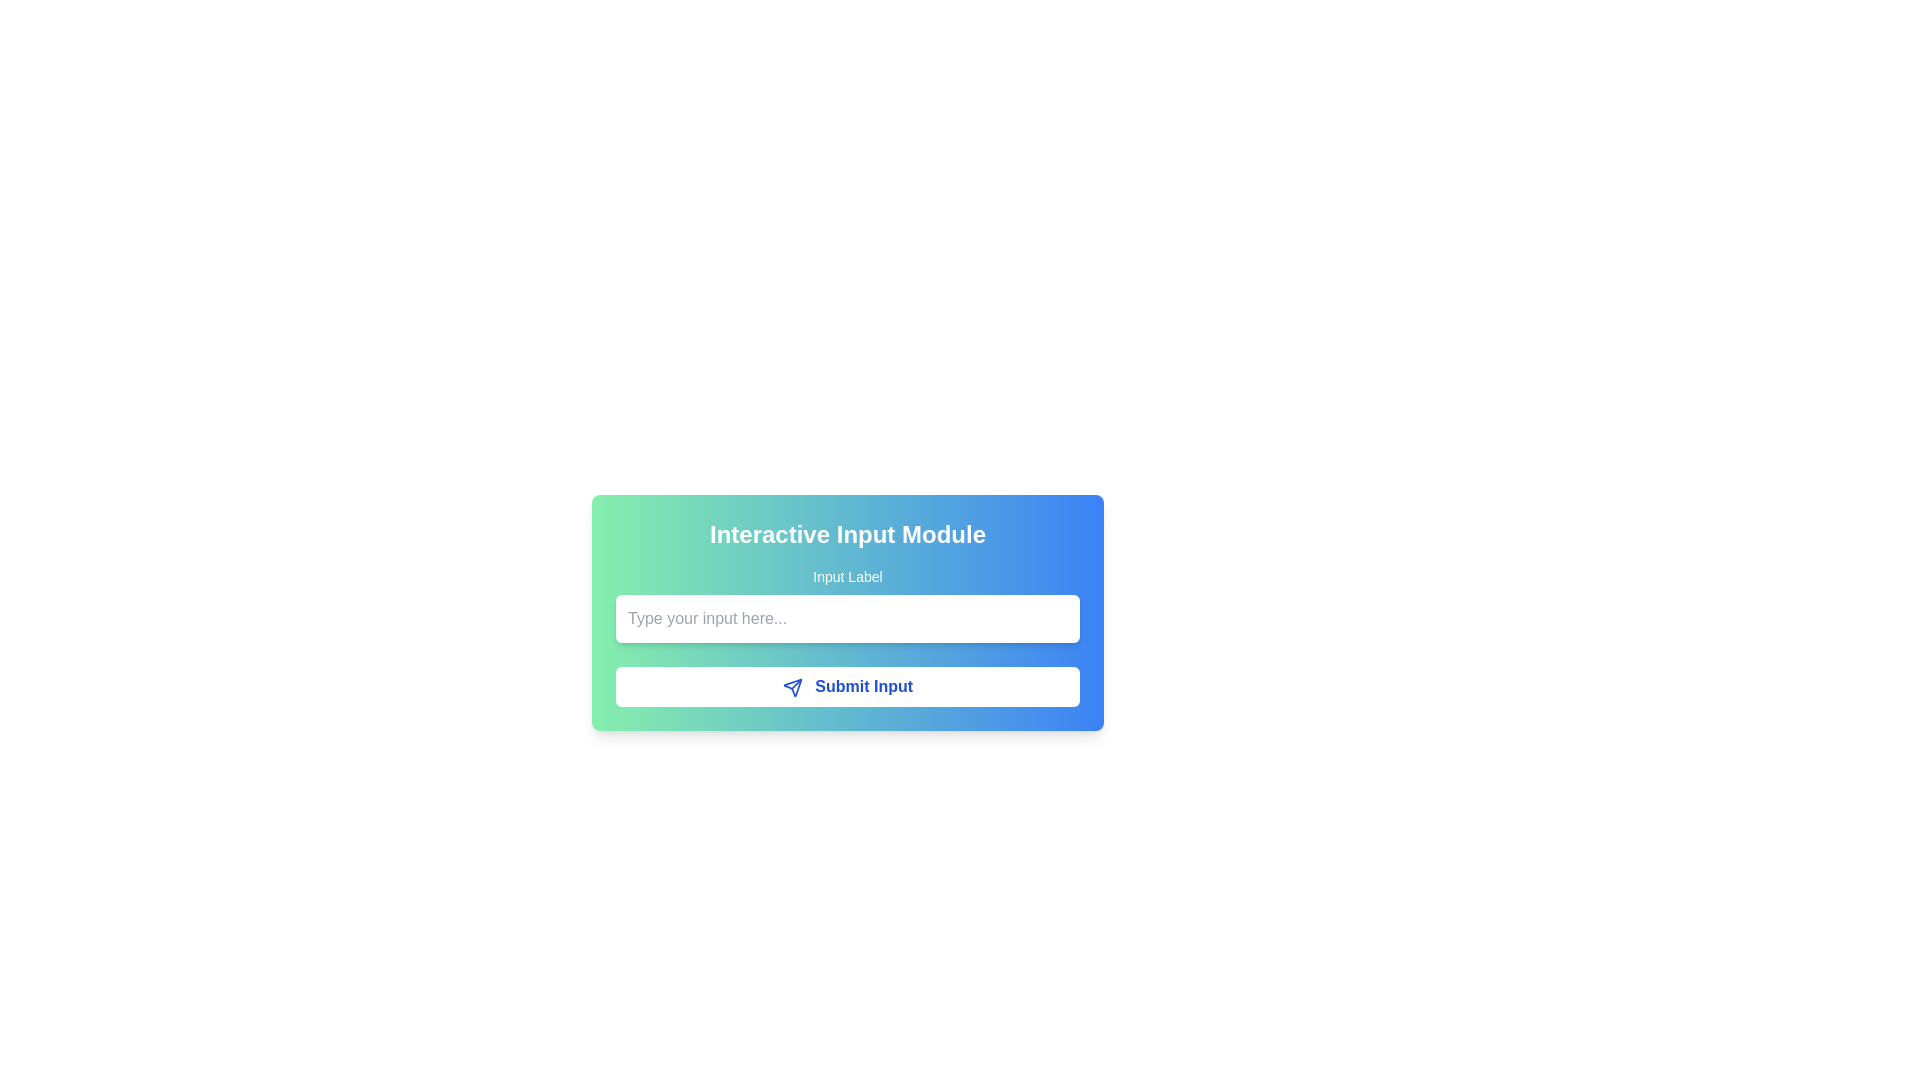 This screenshot has height=1080, width=1920. I want to click on the triangular send symbol icon within the 'Submit Input' button located at the bottom-right of the input module, so click(791, 686).